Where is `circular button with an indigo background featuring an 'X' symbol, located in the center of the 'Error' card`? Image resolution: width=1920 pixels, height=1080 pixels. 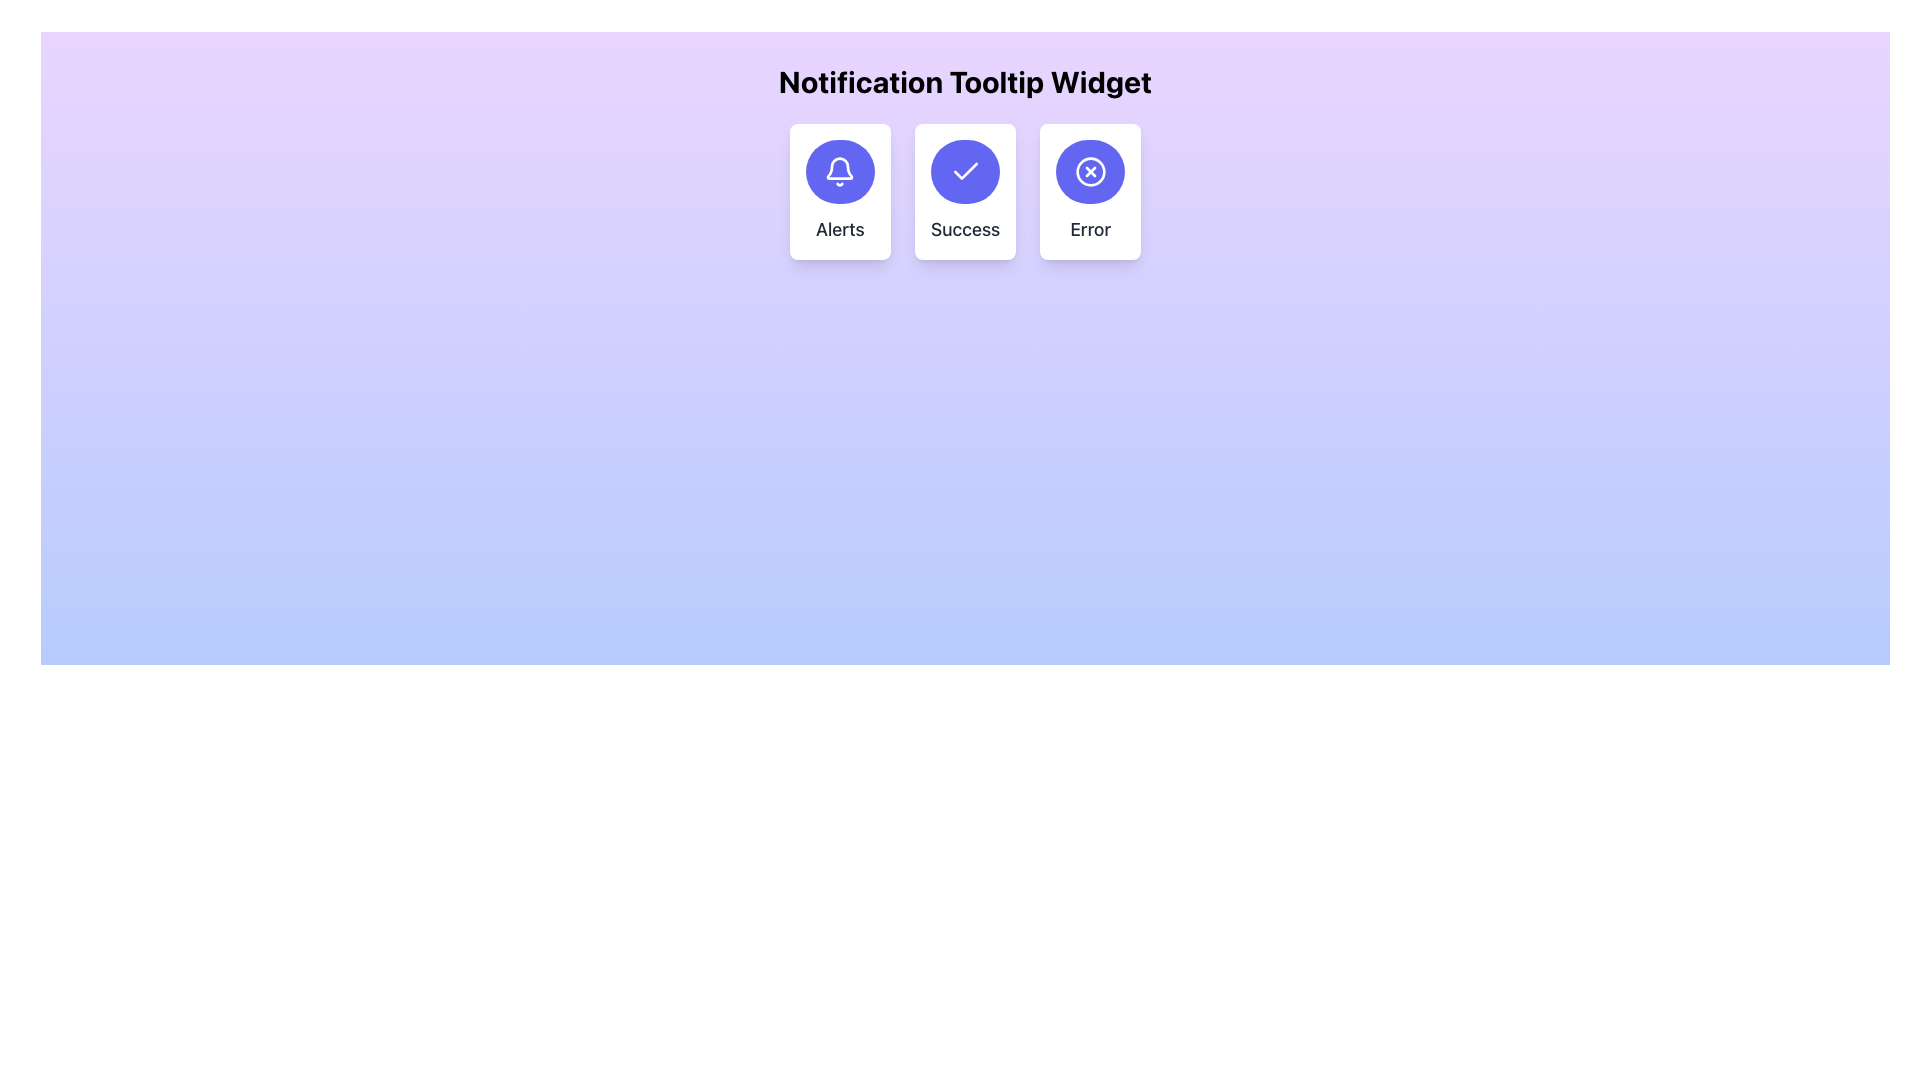
circular button with an indigo background featuring an 'X' symbol, located in the center of the 'Error' card is located at coordinates (1089, 171).